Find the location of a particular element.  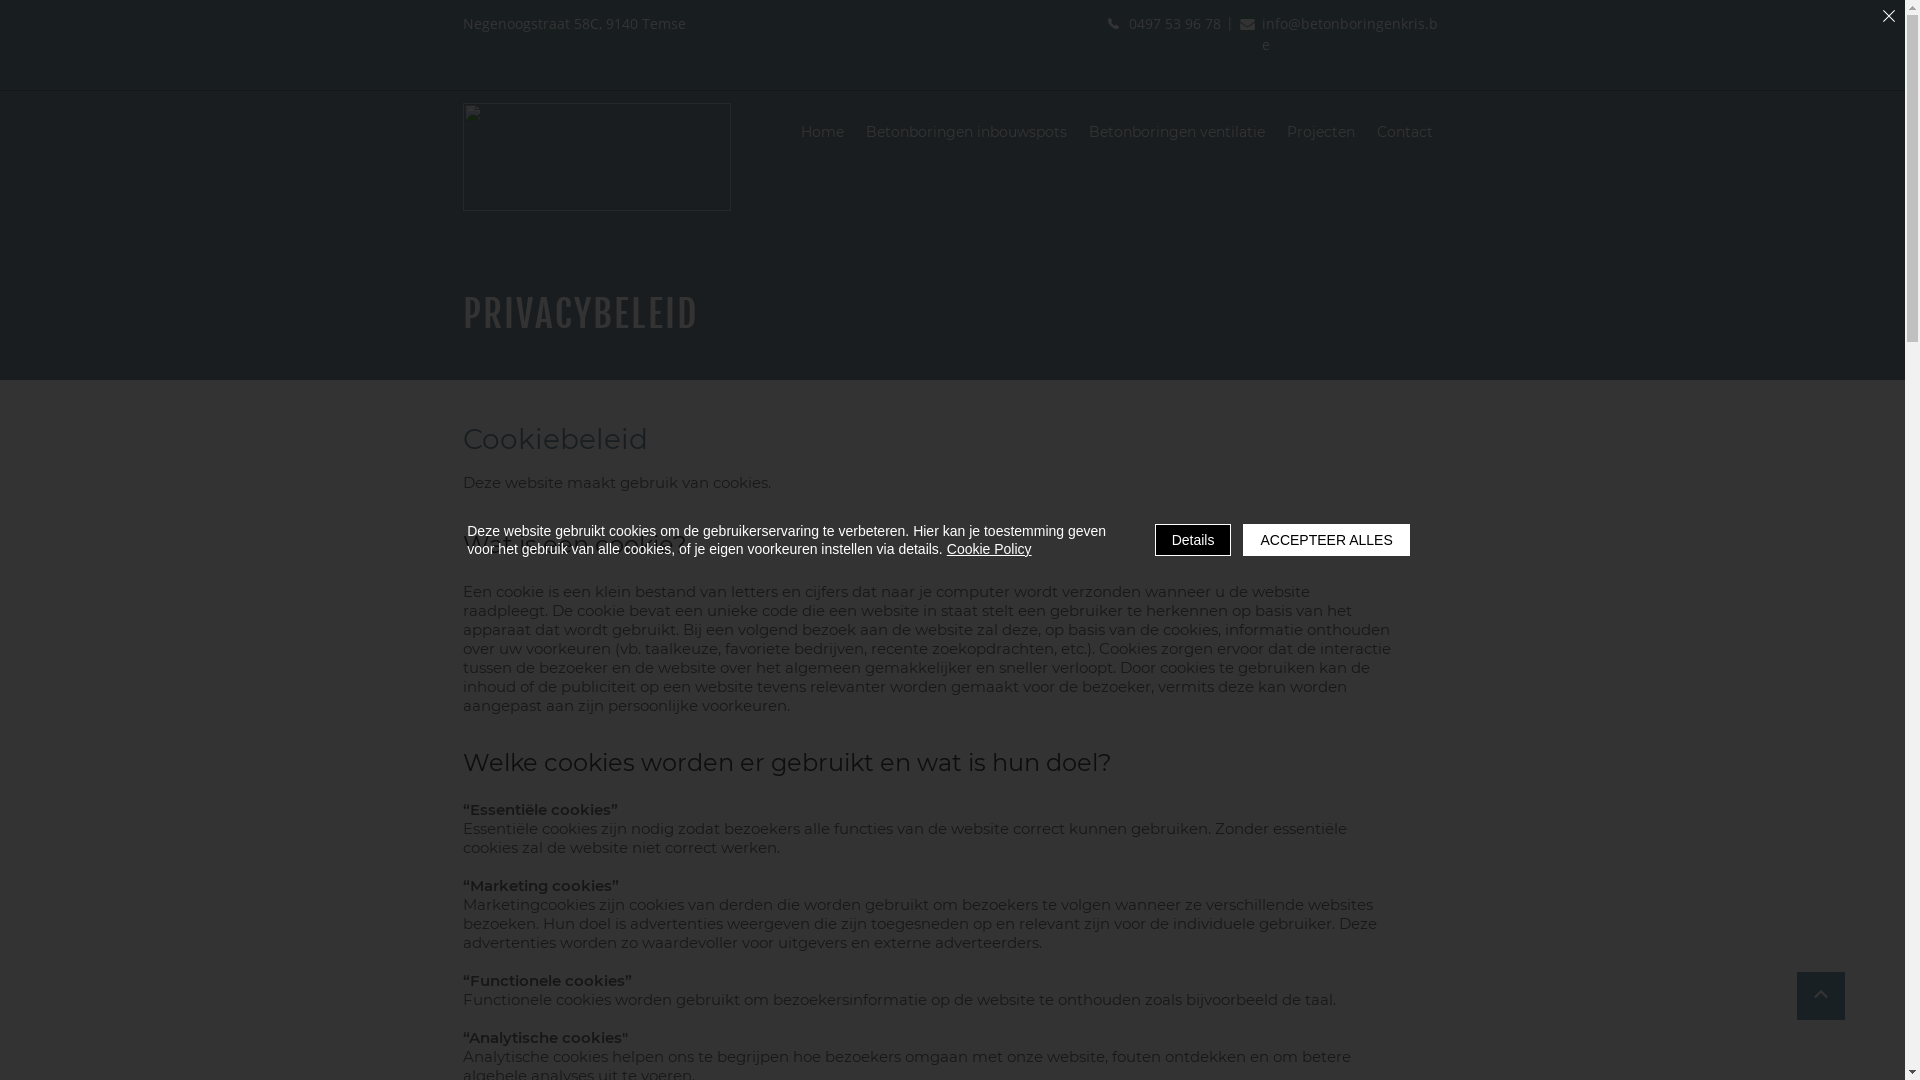

'Projecten' is located at coordinates (1320, 133).